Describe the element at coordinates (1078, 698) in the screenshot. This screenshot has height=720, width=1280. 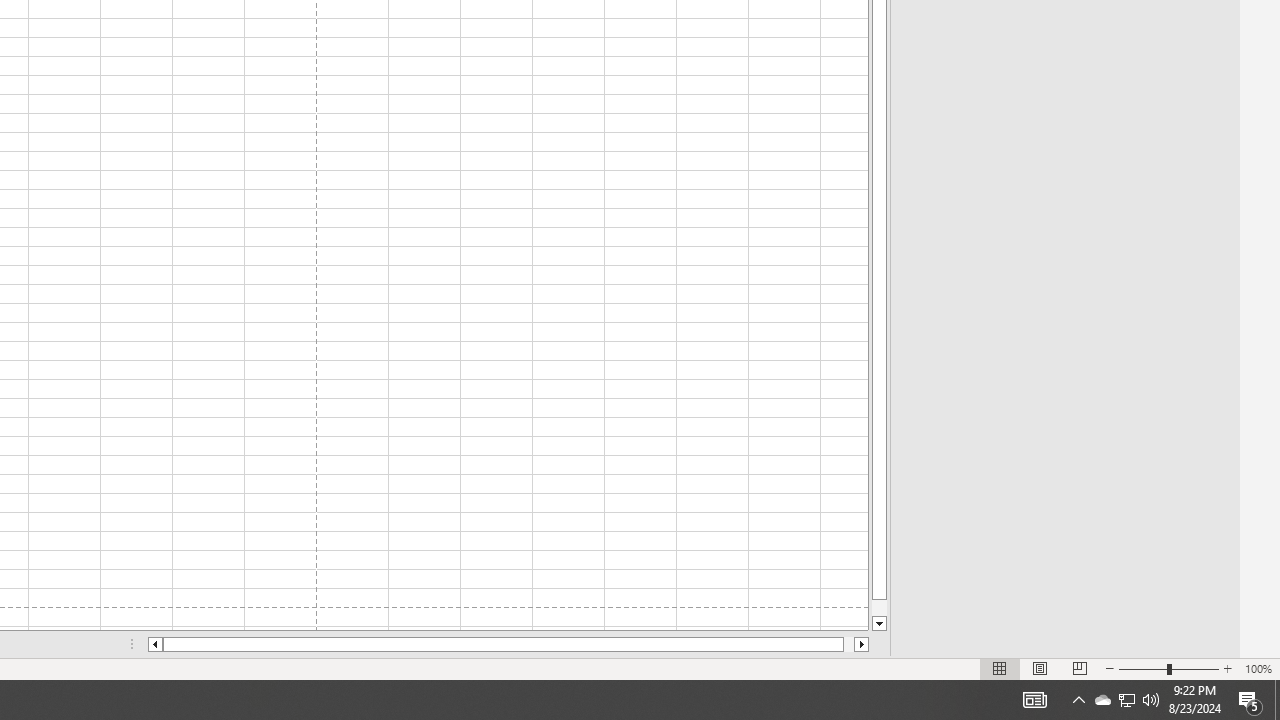
I see `'AutomationID: 4105'` at that location.